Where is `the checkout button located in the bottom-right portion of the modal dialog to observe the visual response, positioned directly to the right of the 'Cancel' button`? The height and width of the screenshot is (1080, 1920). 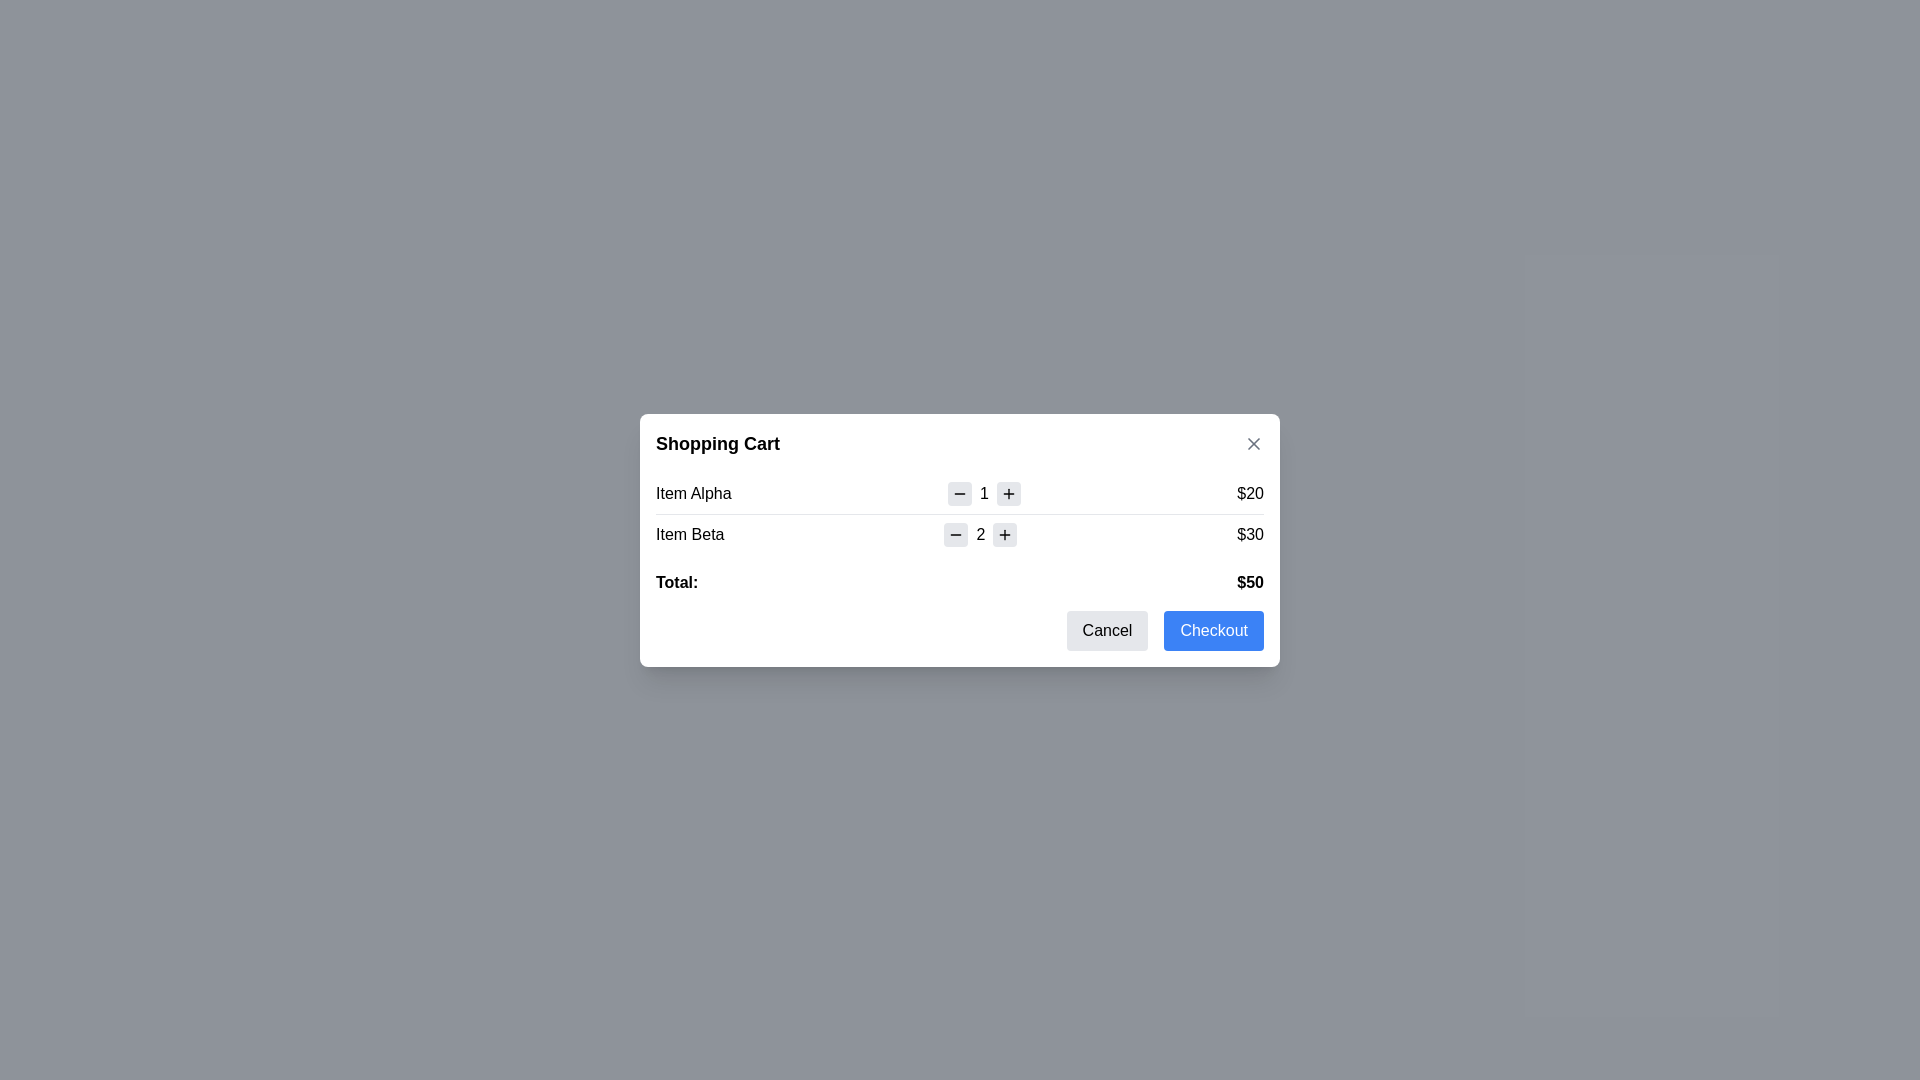 the checkout button located in the bottom-right portion of the modal dialog to observe the visual response, positioned directly to the right of the 'Cancel' button is located at coordinates (1213, 630).